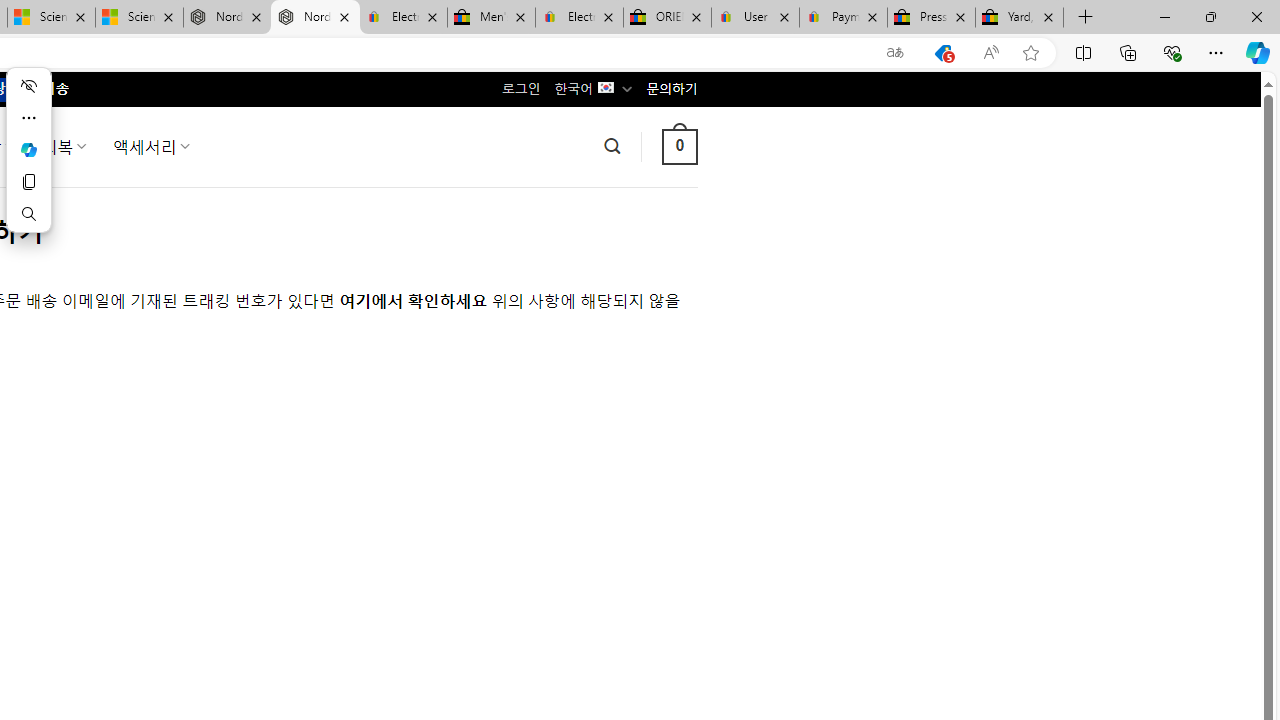  Describe the element at coordinates (754, 17) in the screenshot. I see `'User Privacy Notice | eBay'` at that location.